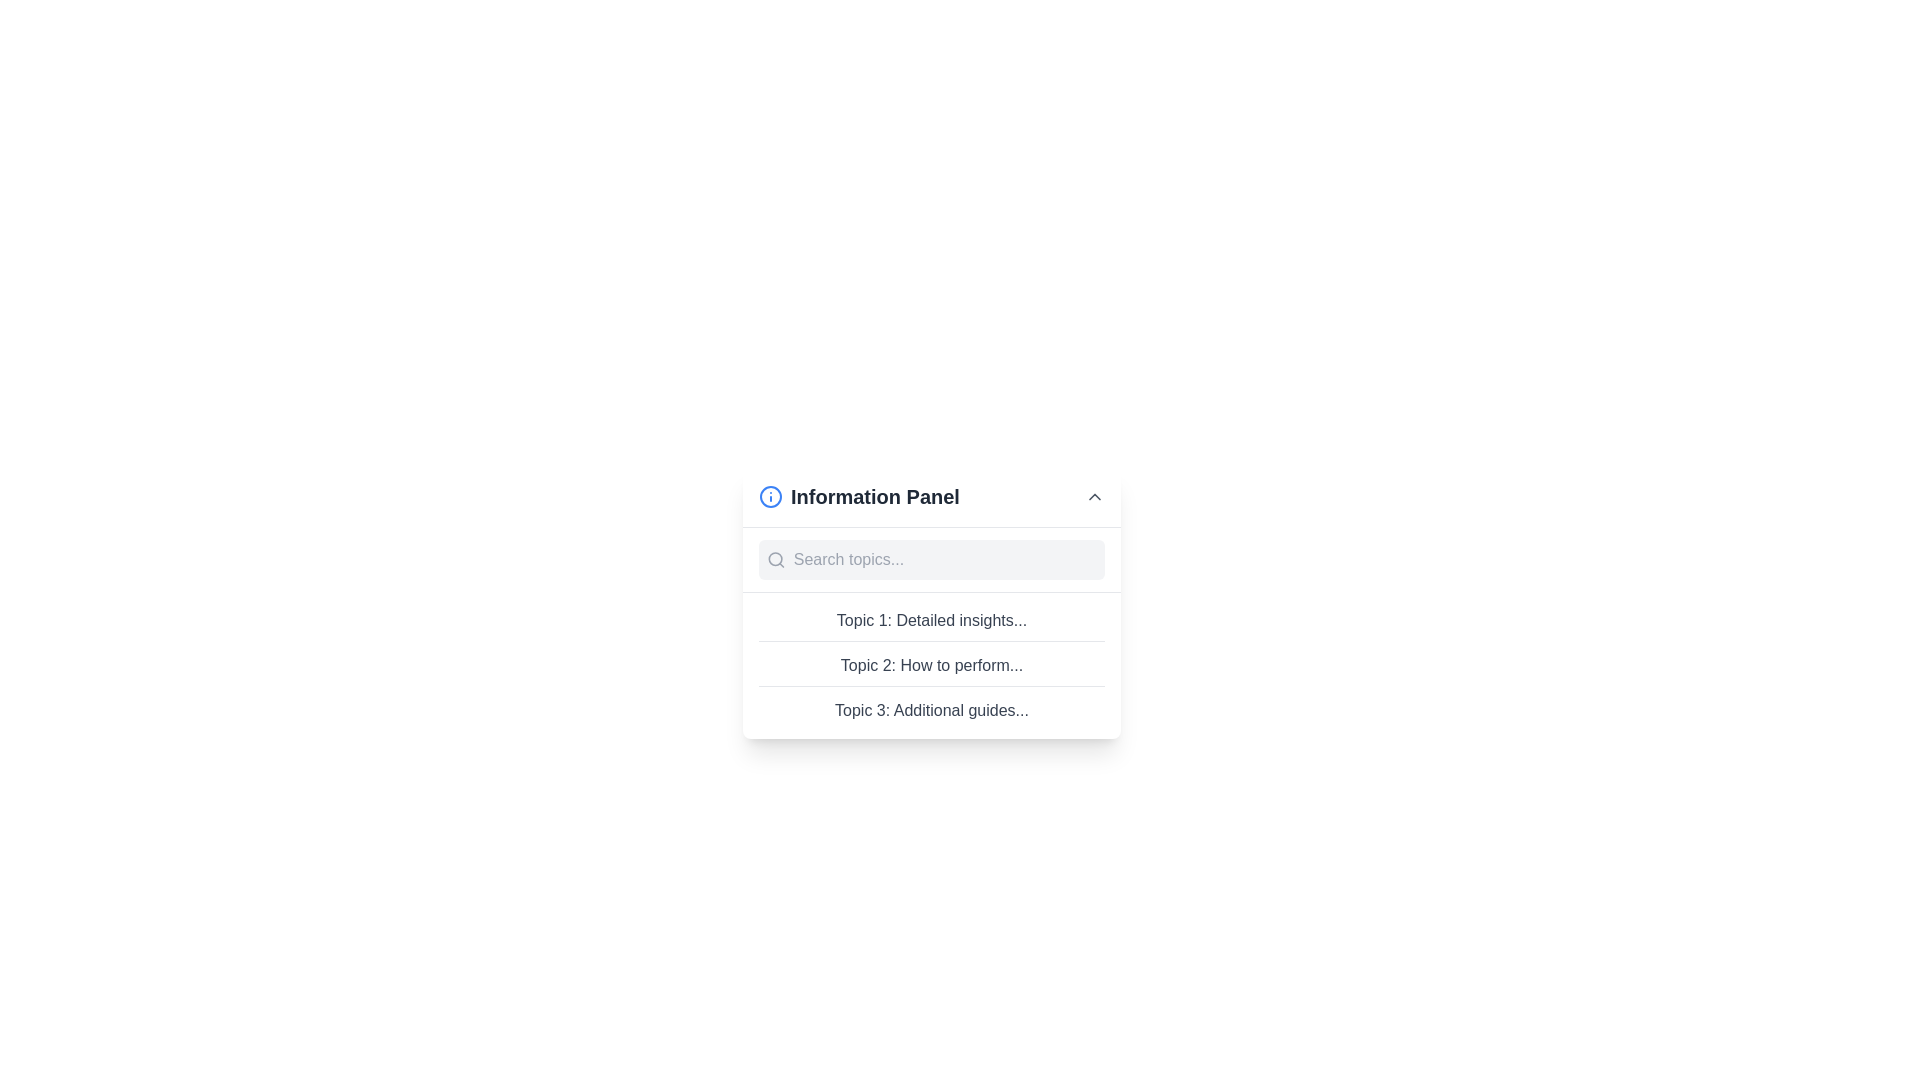 This screenshot has width=1920, height=1080. What do you see at coordinates (930, 670) in the screenshot?
I see `the text label that reads 'Topic 2: How to perform...' which is styled in dark gray on a light background, located centrally below the title 'Information Panel' and the search bar` at bounding box center [930, 670].